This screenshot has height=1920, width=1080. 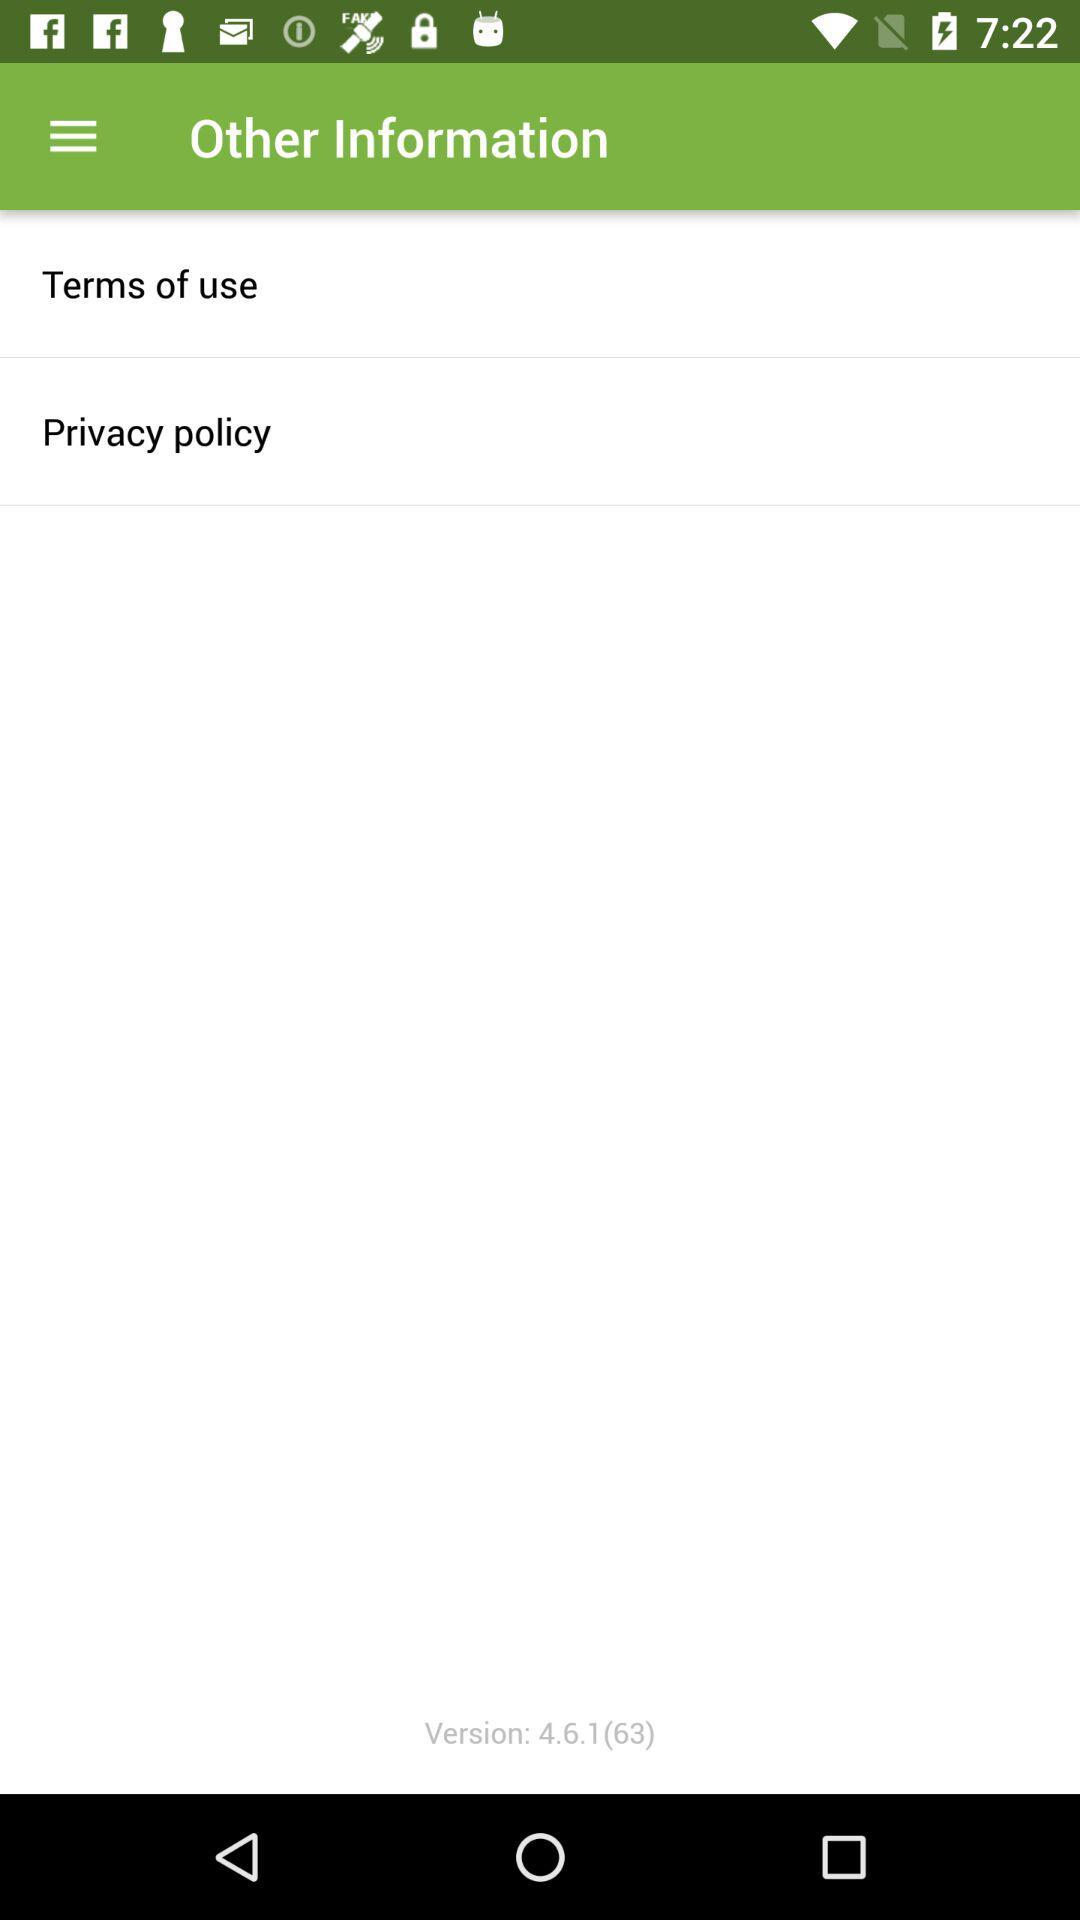 What do you see at coordinates (72, 135) in the screenshot?
I see `drop menu` at bounding box center [72, 135].